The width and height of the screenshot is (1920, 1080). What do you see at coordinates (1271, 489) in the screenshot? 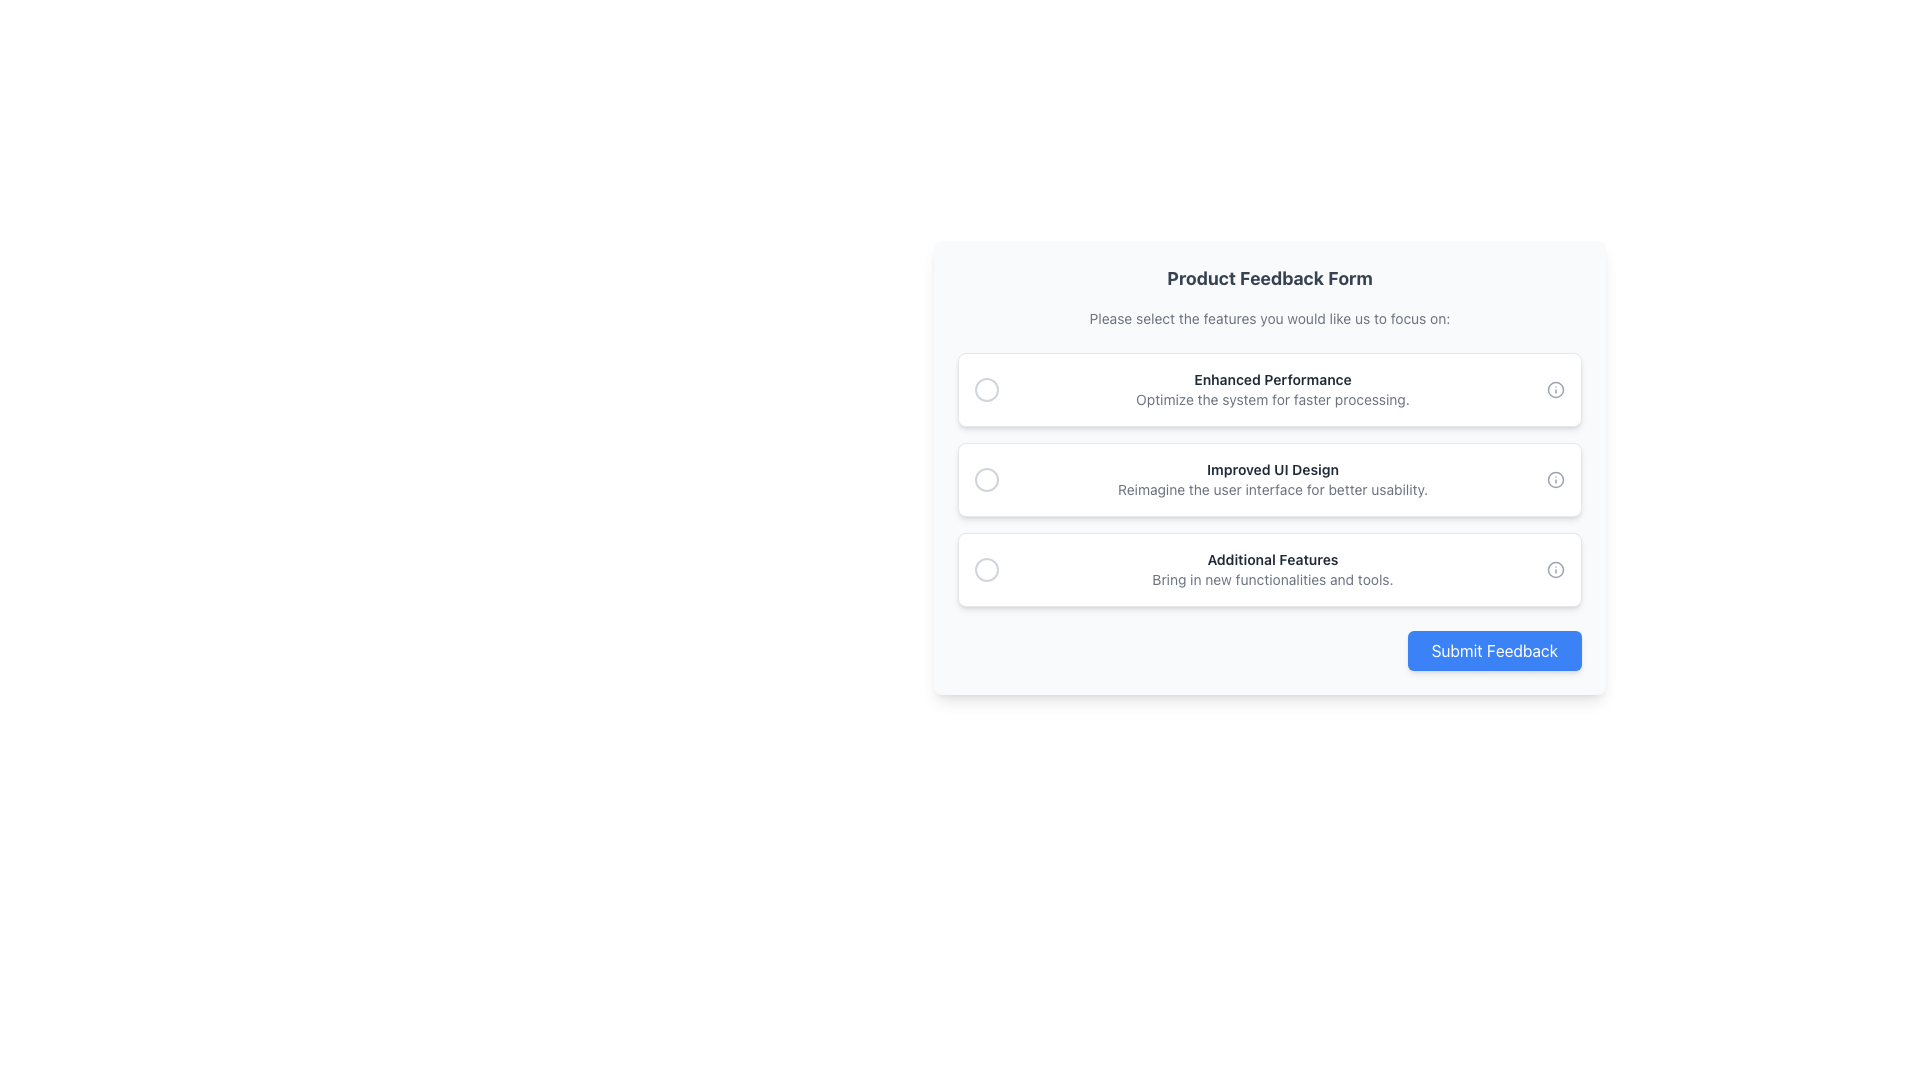
I see `the non-interactive text label that provides additional information about the 'Improved UI Design' option, located below the bold title in the feedback topics list` at bounding box center [1271, 489].